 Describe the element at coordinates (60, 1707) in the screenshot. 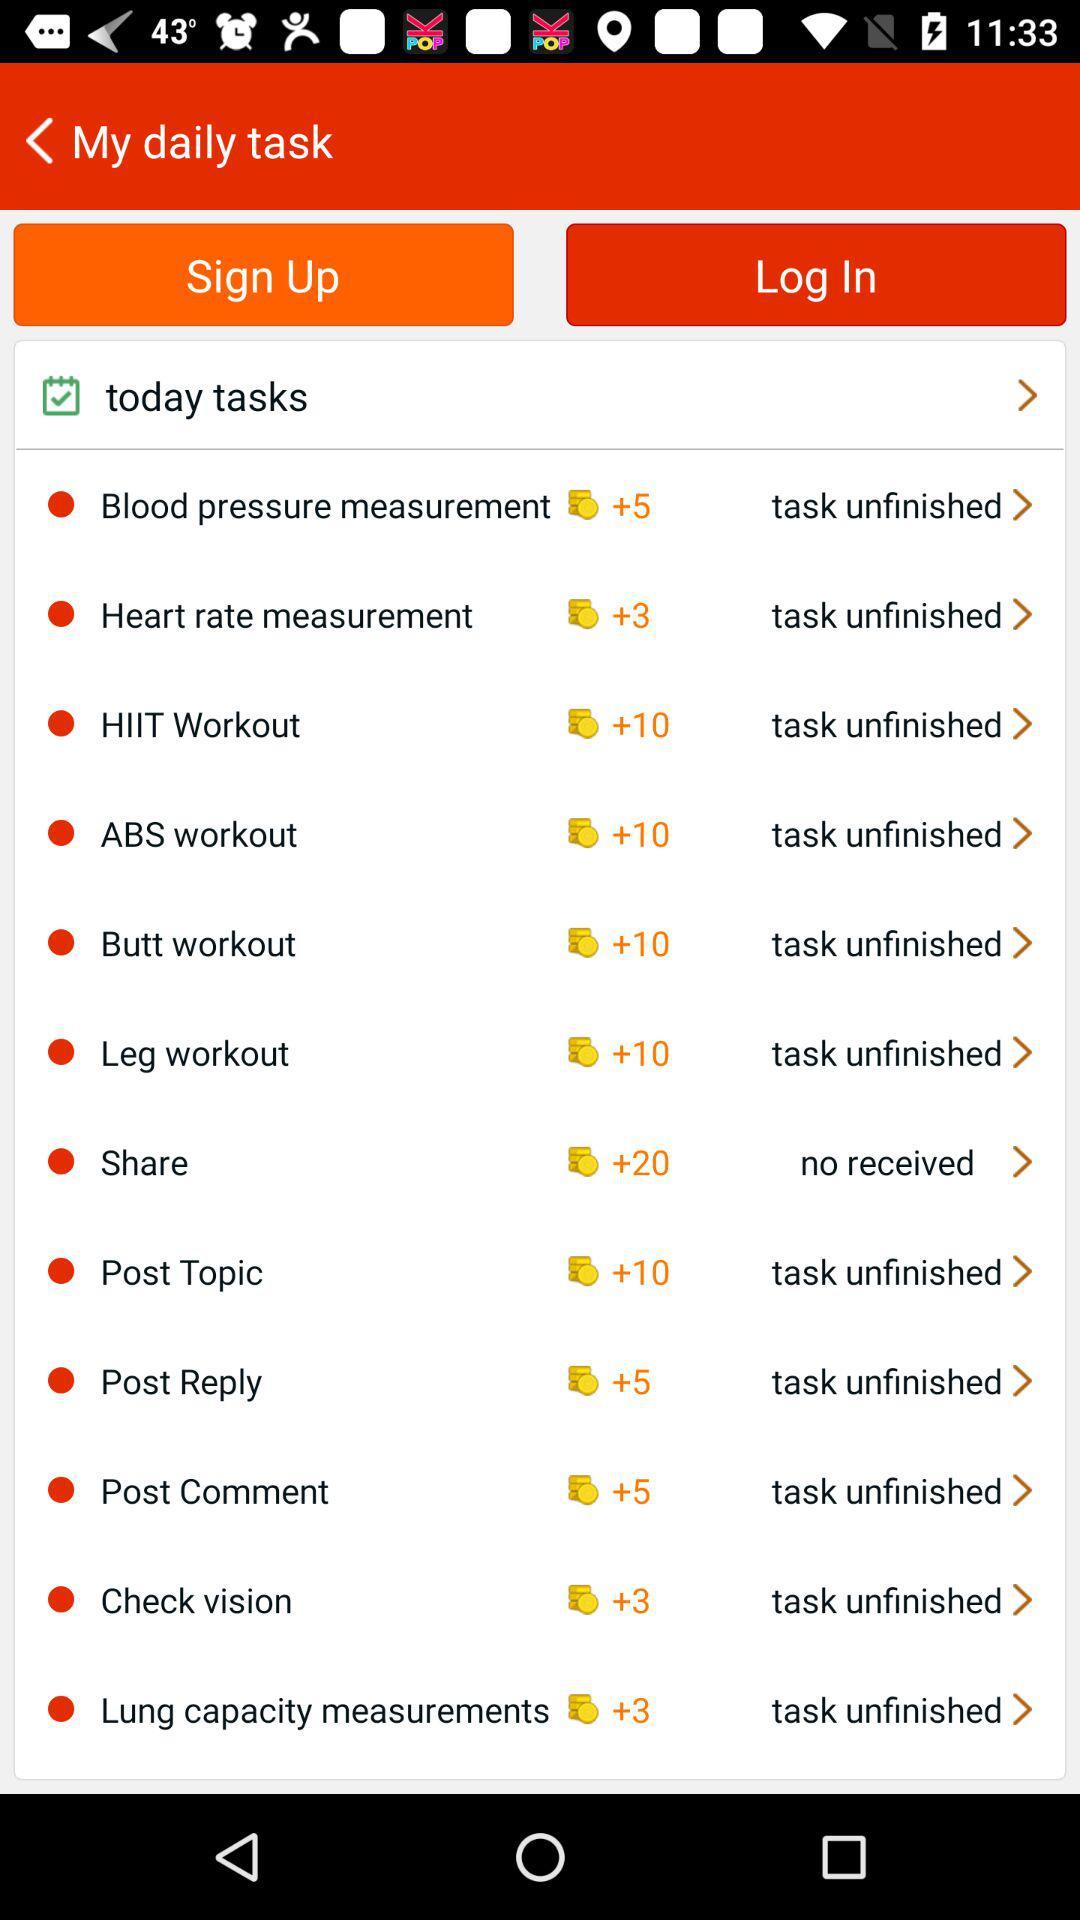

I see `item next to lung capacity measurements icon` at that location.